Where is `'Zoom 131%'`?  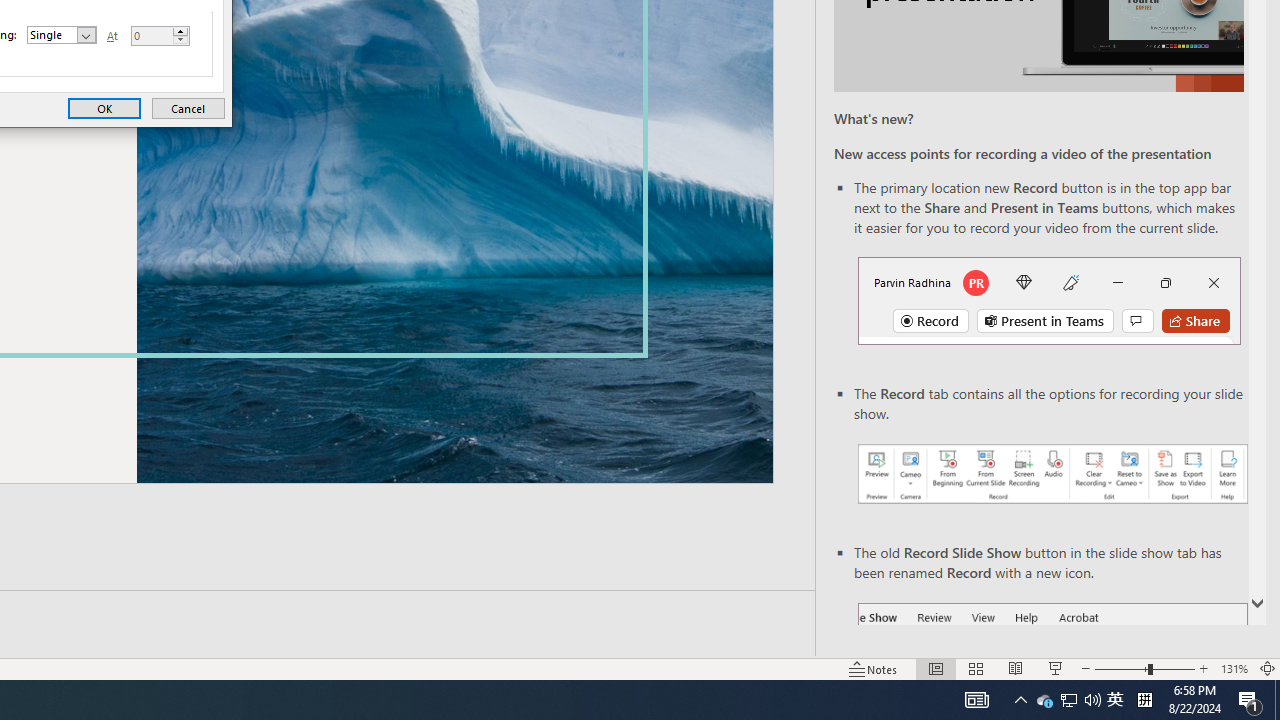
'Zoom 131%' is located at coordinates (1233, 669).